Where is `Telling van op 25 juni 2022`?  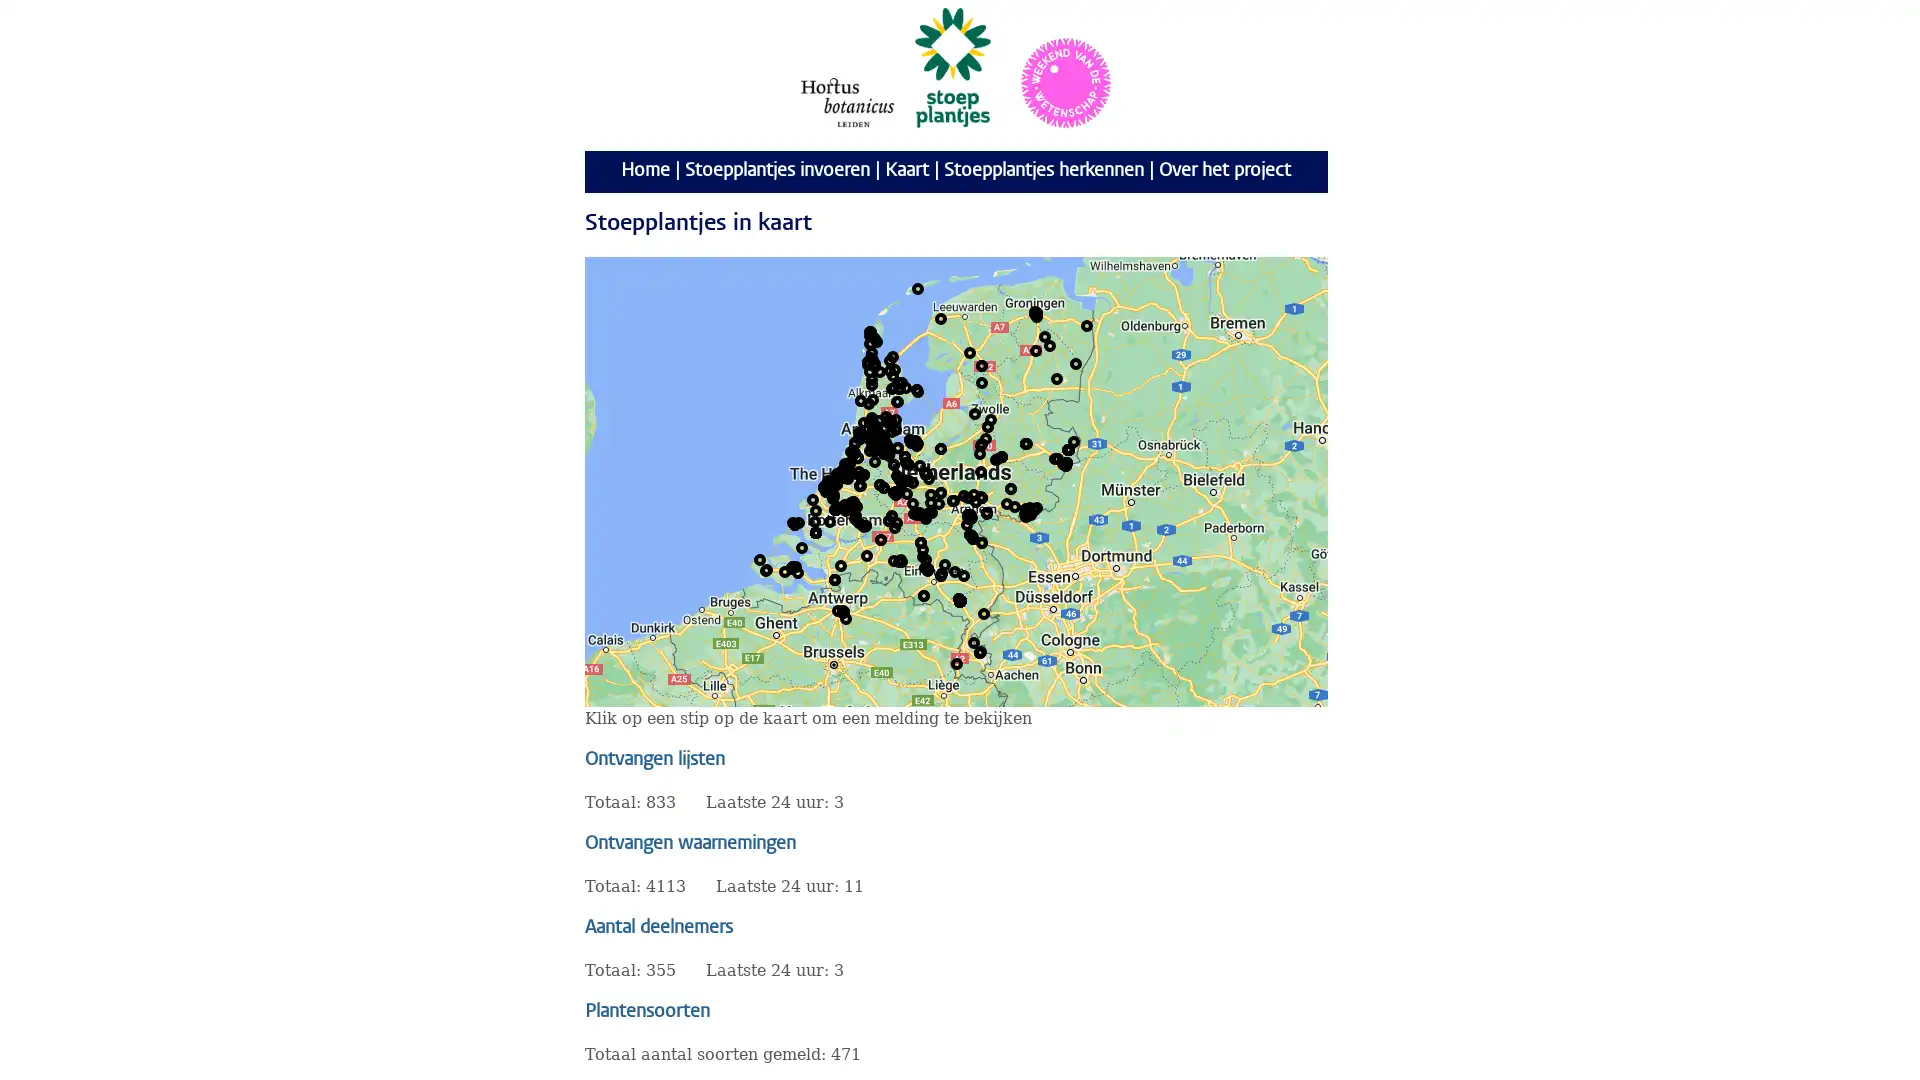 Telling van op 25 juni 2022 is located at coordinates (794, 523).